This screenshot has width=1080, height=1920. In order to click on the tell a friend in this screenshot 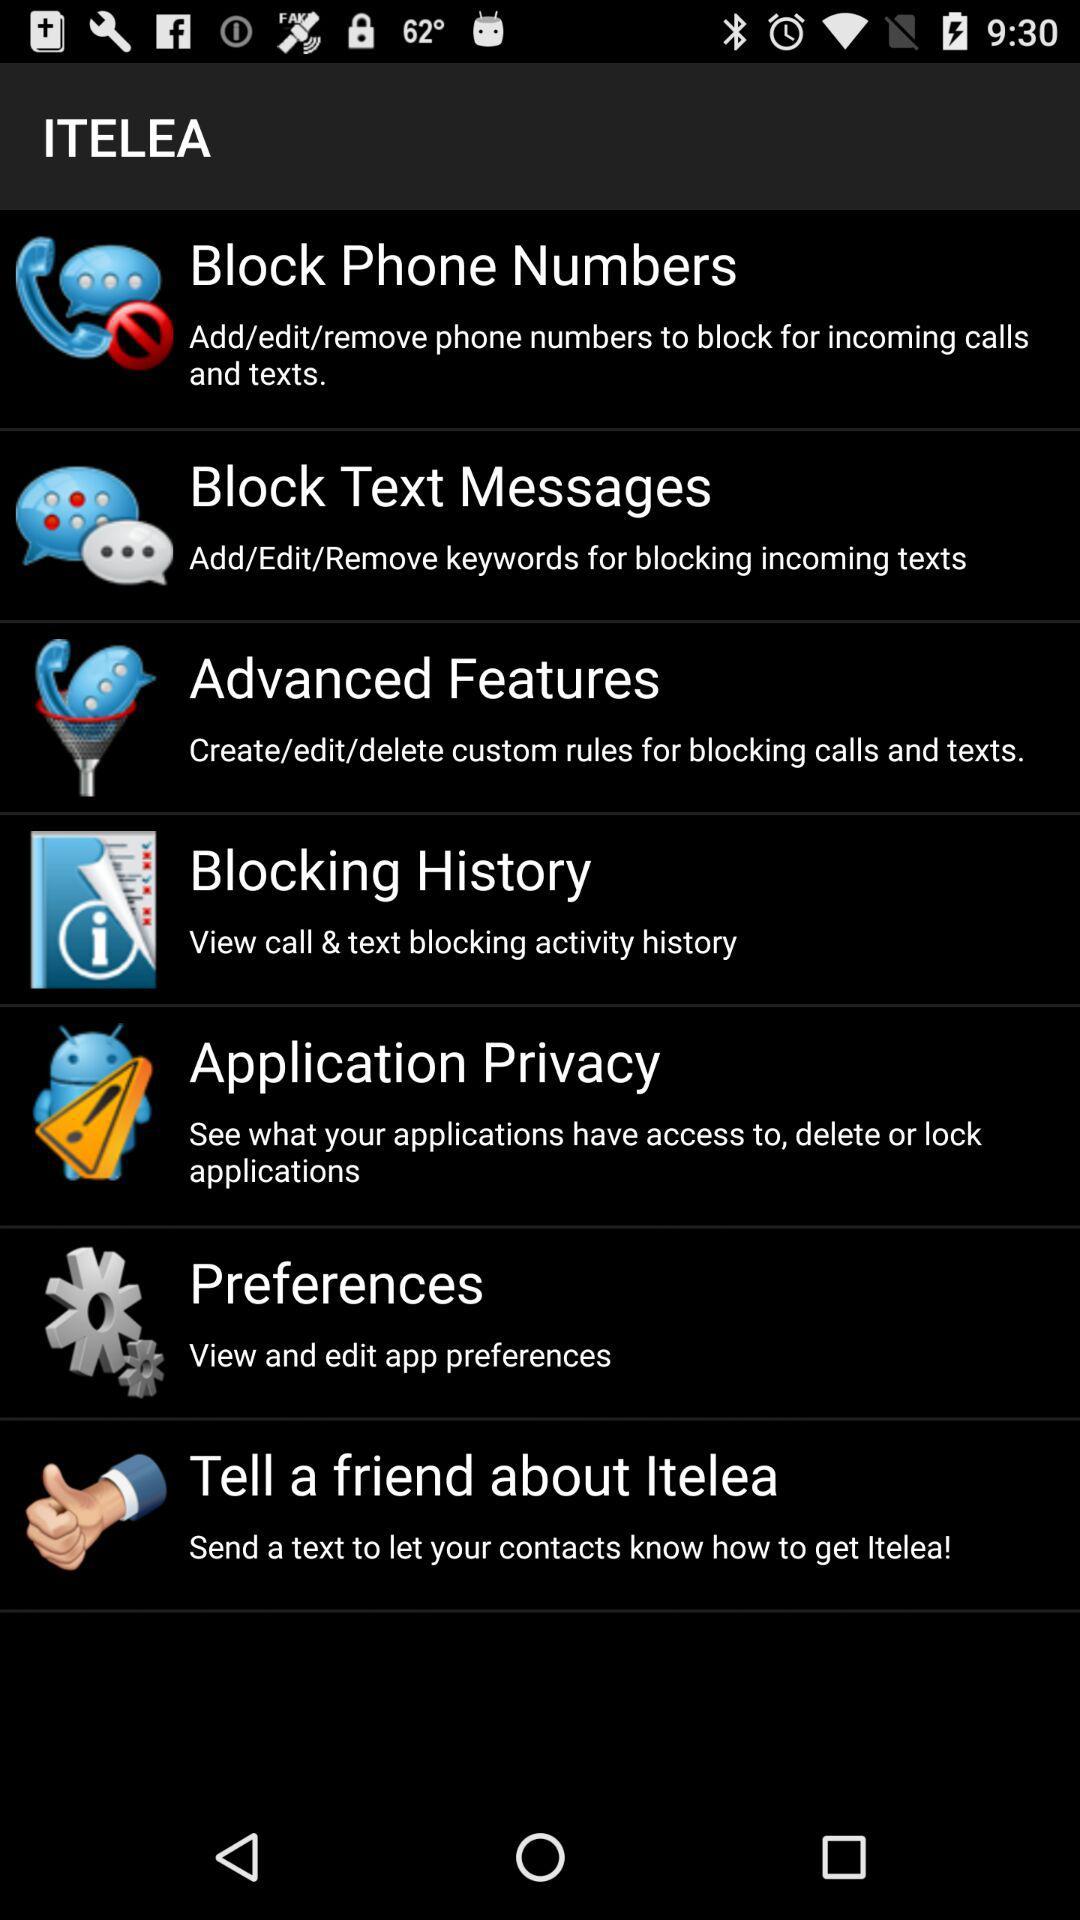, I will do `click(625, 1473)`.